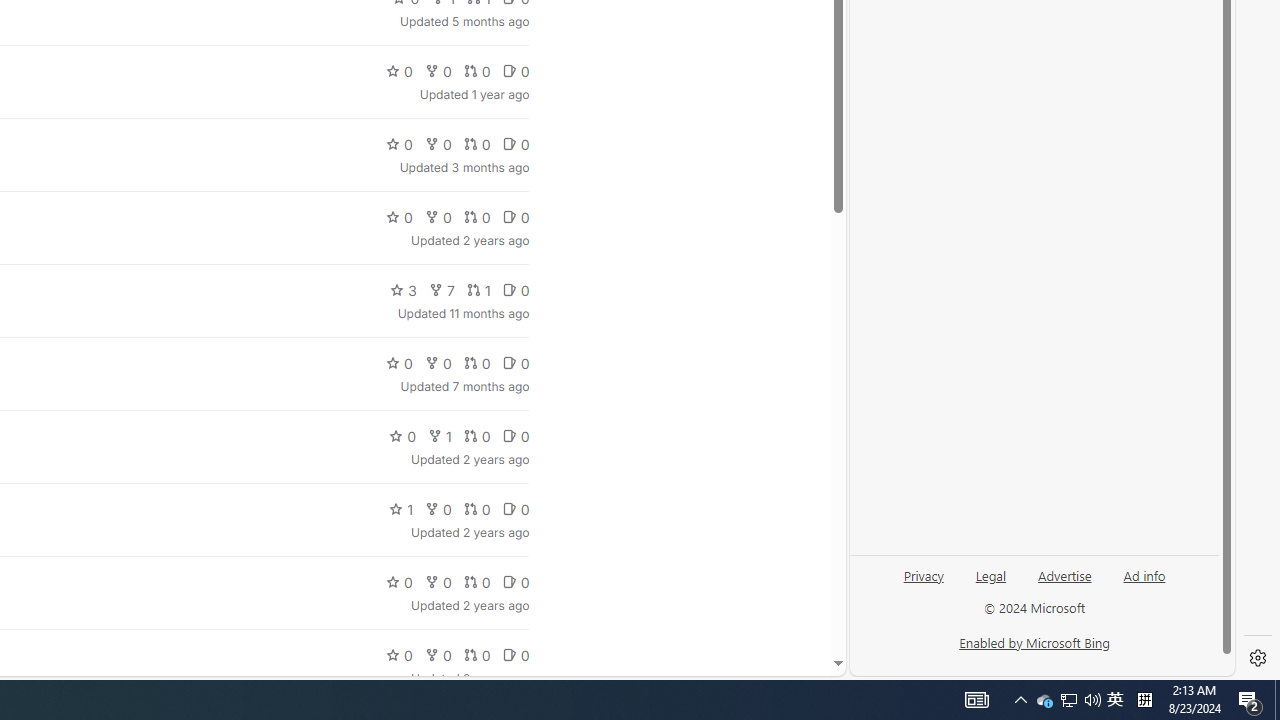  What do you see at coordinates (922, 574) in the screenshot?
I see `'Privacy'` at bounding box center [922, 574].